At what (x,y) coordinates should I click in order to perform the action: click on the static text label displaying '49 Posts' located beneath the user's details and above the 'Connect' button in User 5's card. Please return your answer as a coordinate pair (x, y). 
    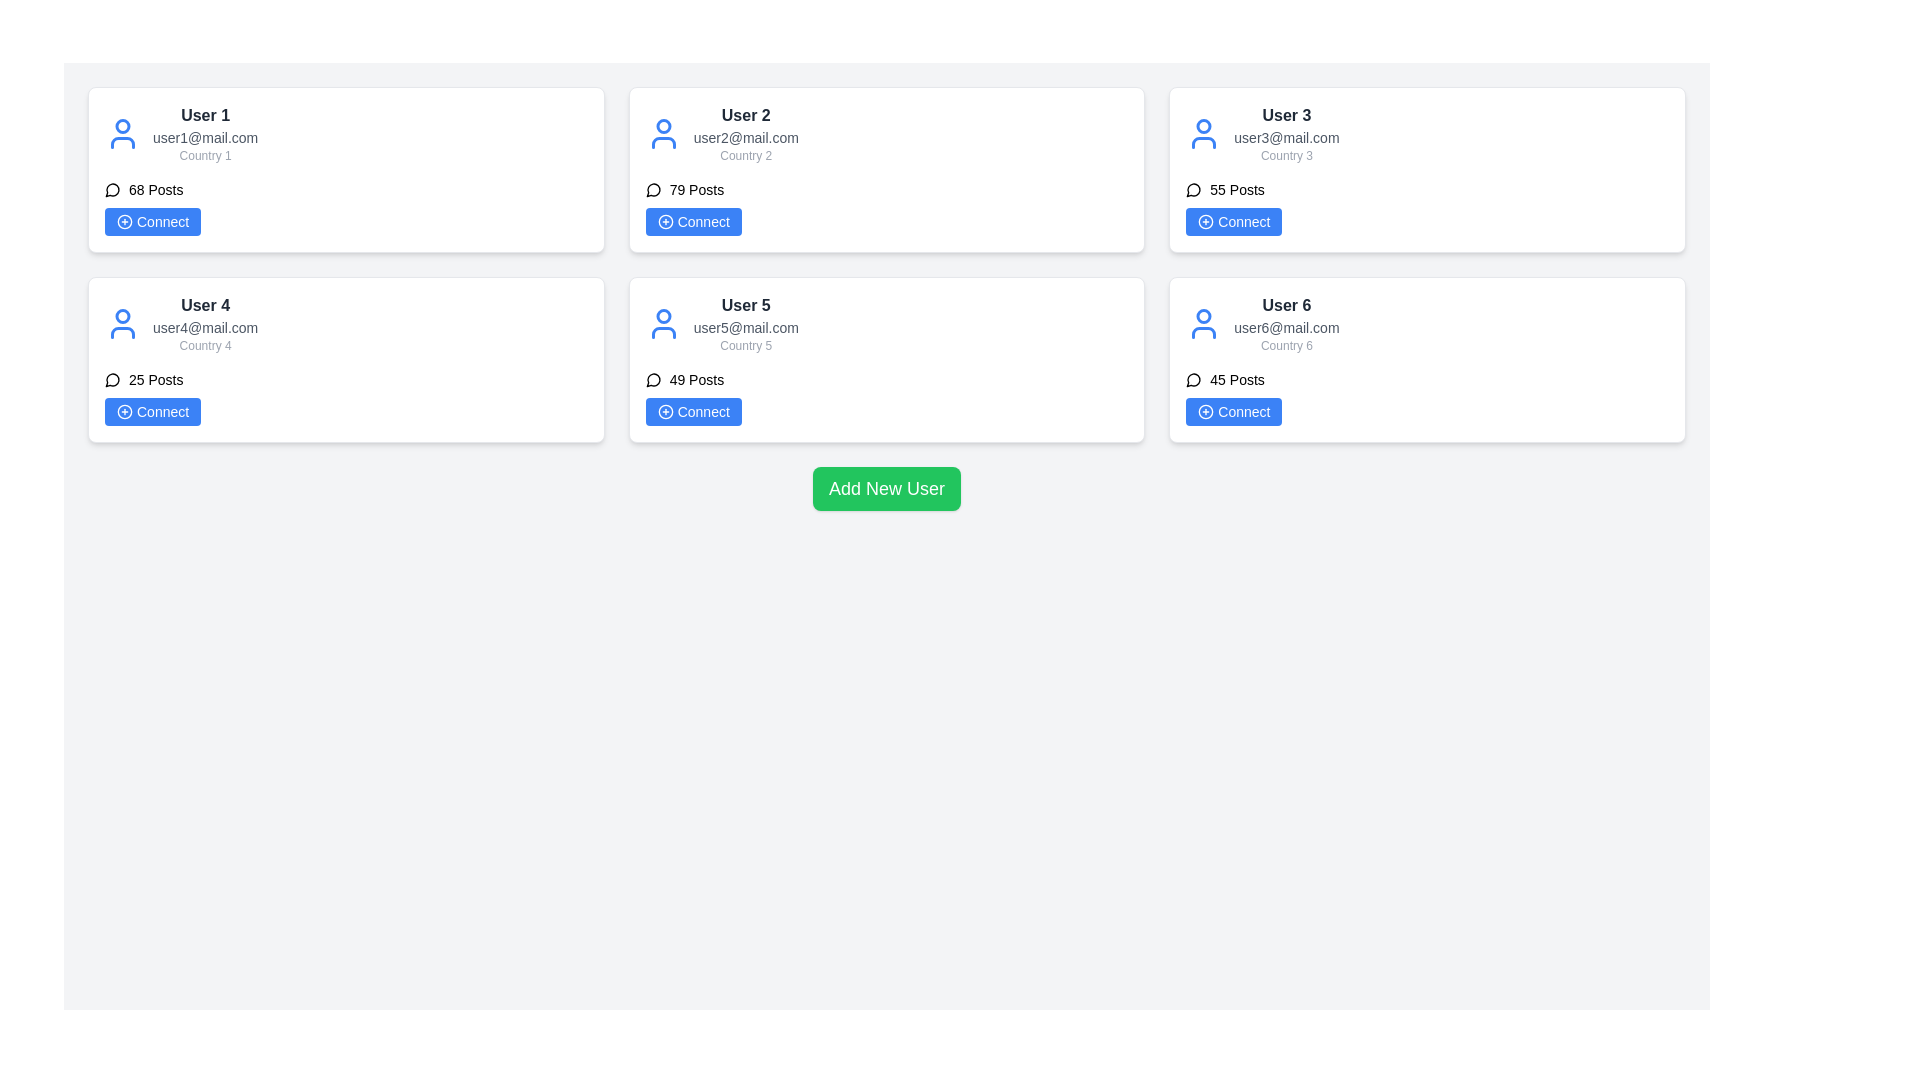
    Looking at the image, I should click on (696, 380).